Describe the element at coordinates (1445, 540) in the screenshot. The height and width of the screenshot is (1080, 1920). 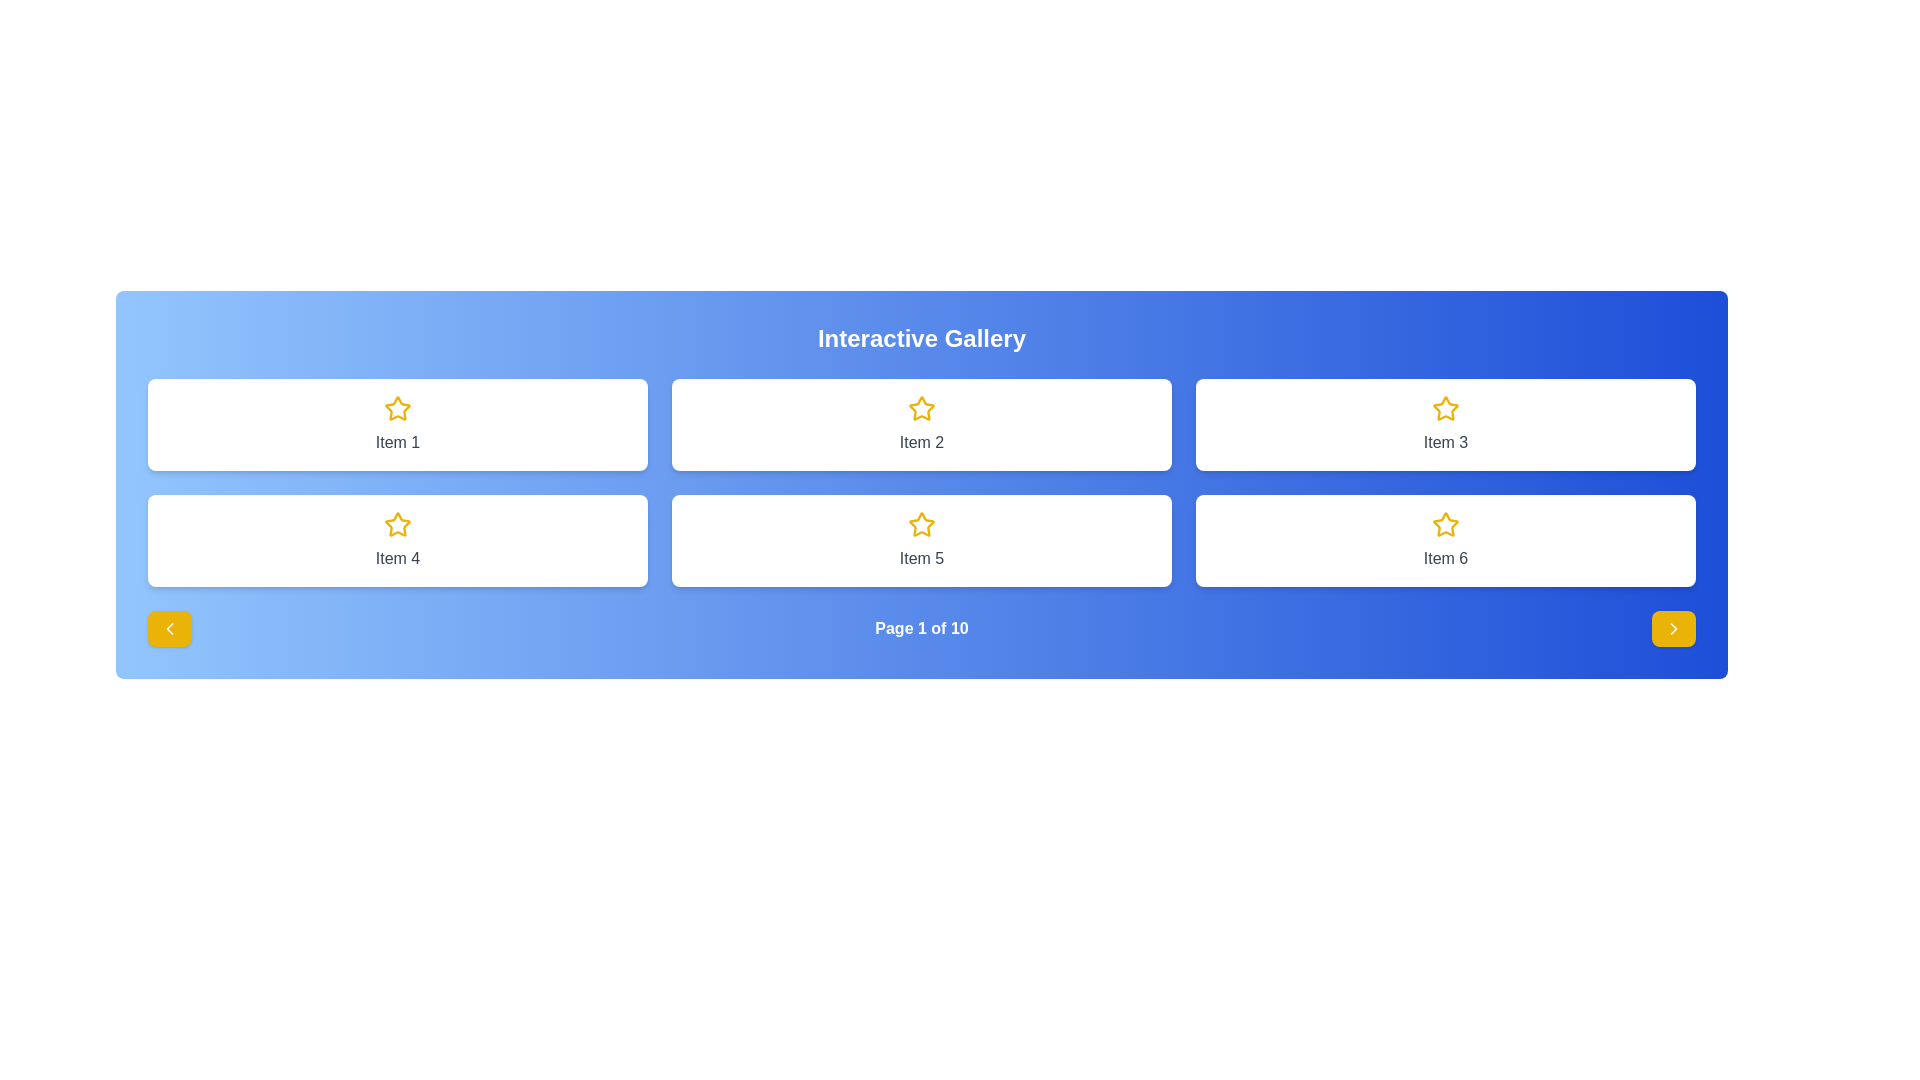
I see `the non-interactive card displaying the label 'Item 6', which is the rightmost card in the bottom row of a 3x2 grid layout` at that location.